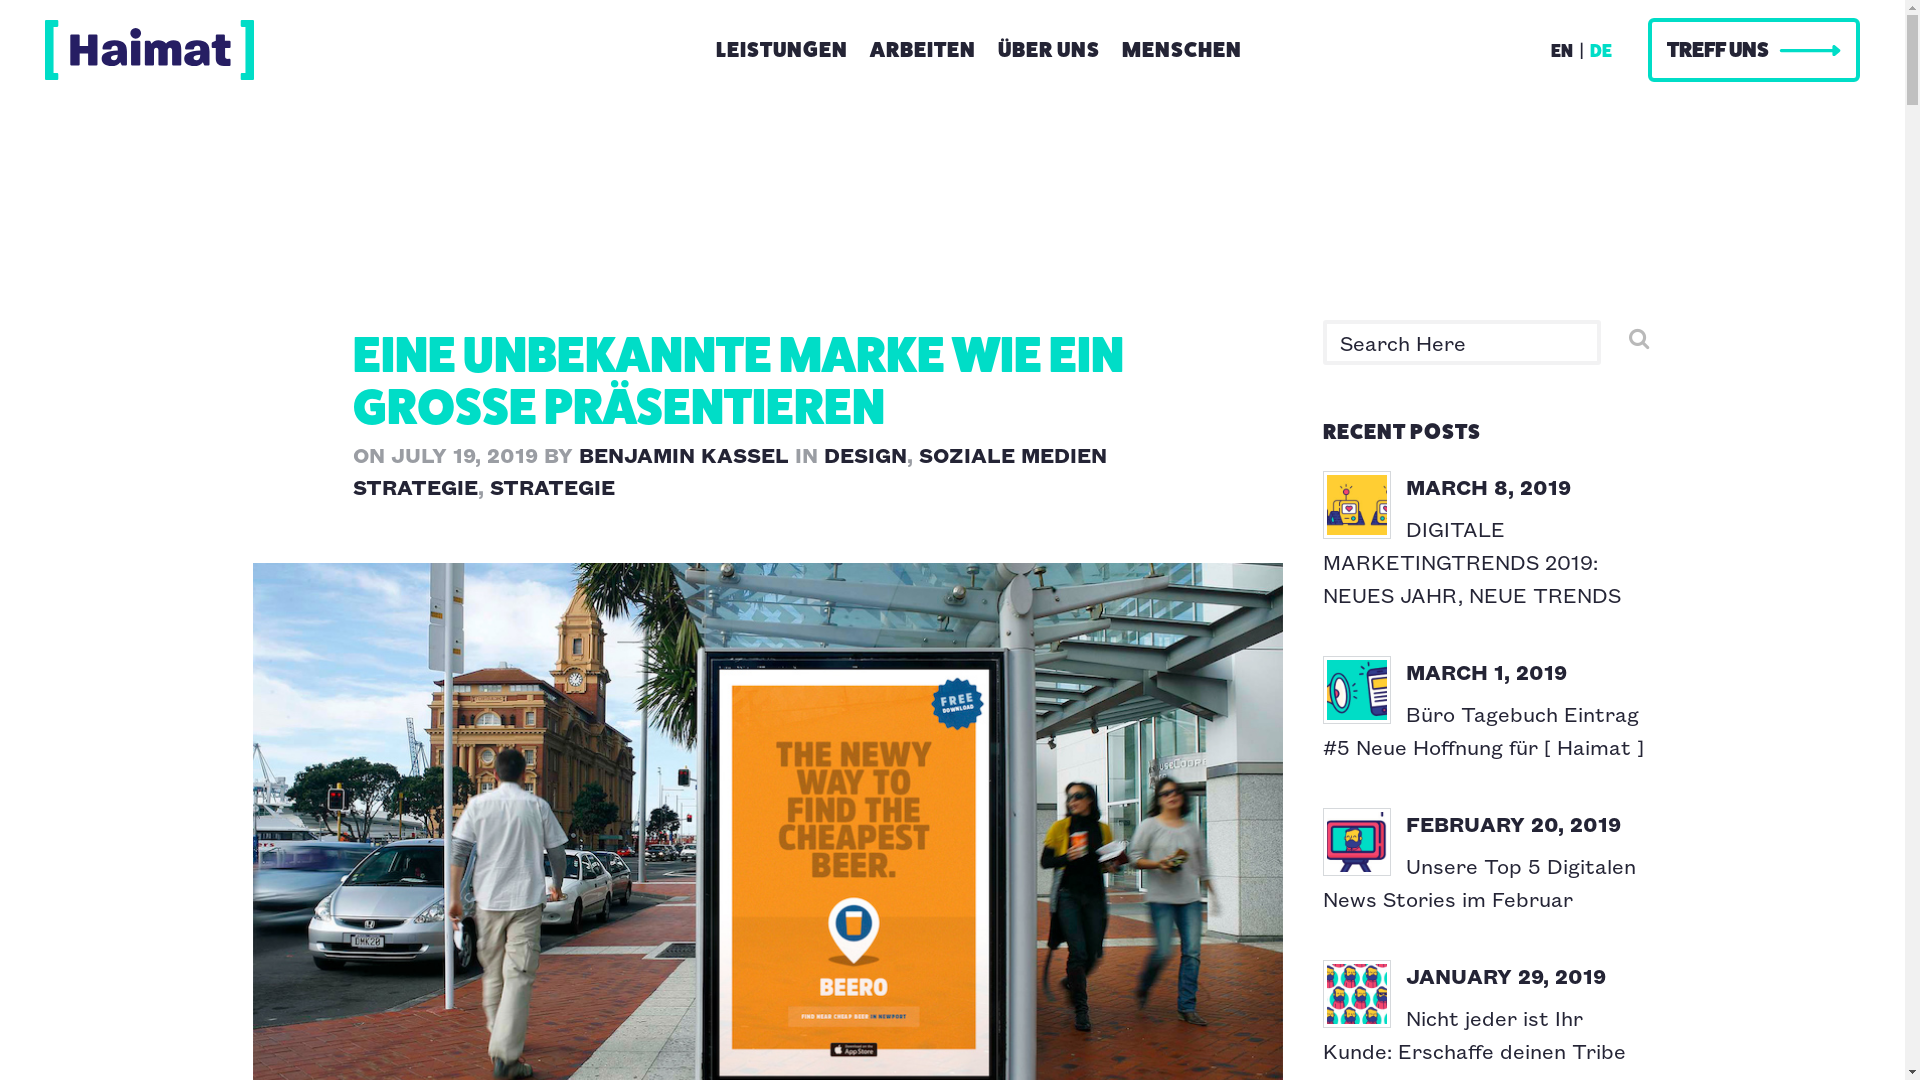 The width and height of the screenshot is (1920, 1080). What do you see at coordinates (1752, 49) in the screenshot?
I see `'TREFF UNS'` at bounding box center [1752, 49].